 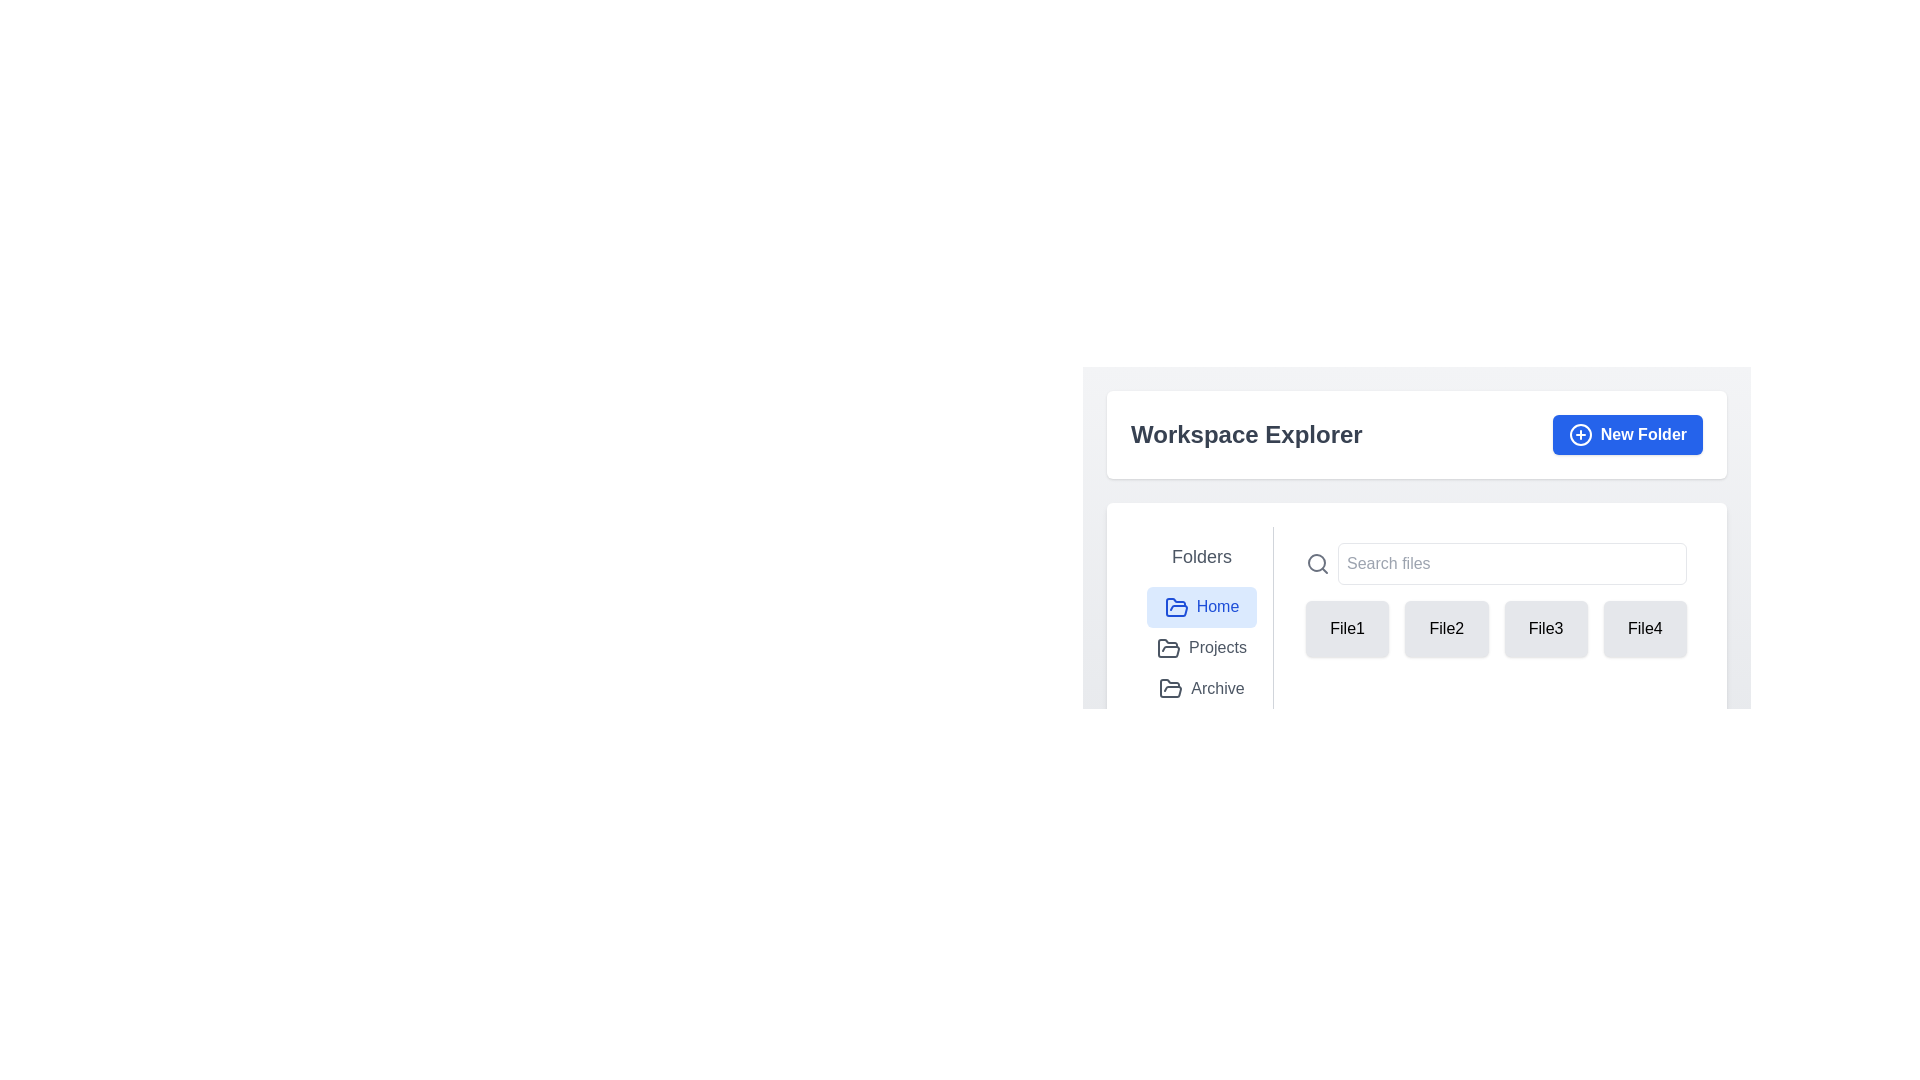 What do you see at coordinates (1200, 556) in the screenshot?
I see `the 'Folders' text label, which is styled with a large gray font and serves as a header in the left navigation area` at bounding box center [1200, 556].